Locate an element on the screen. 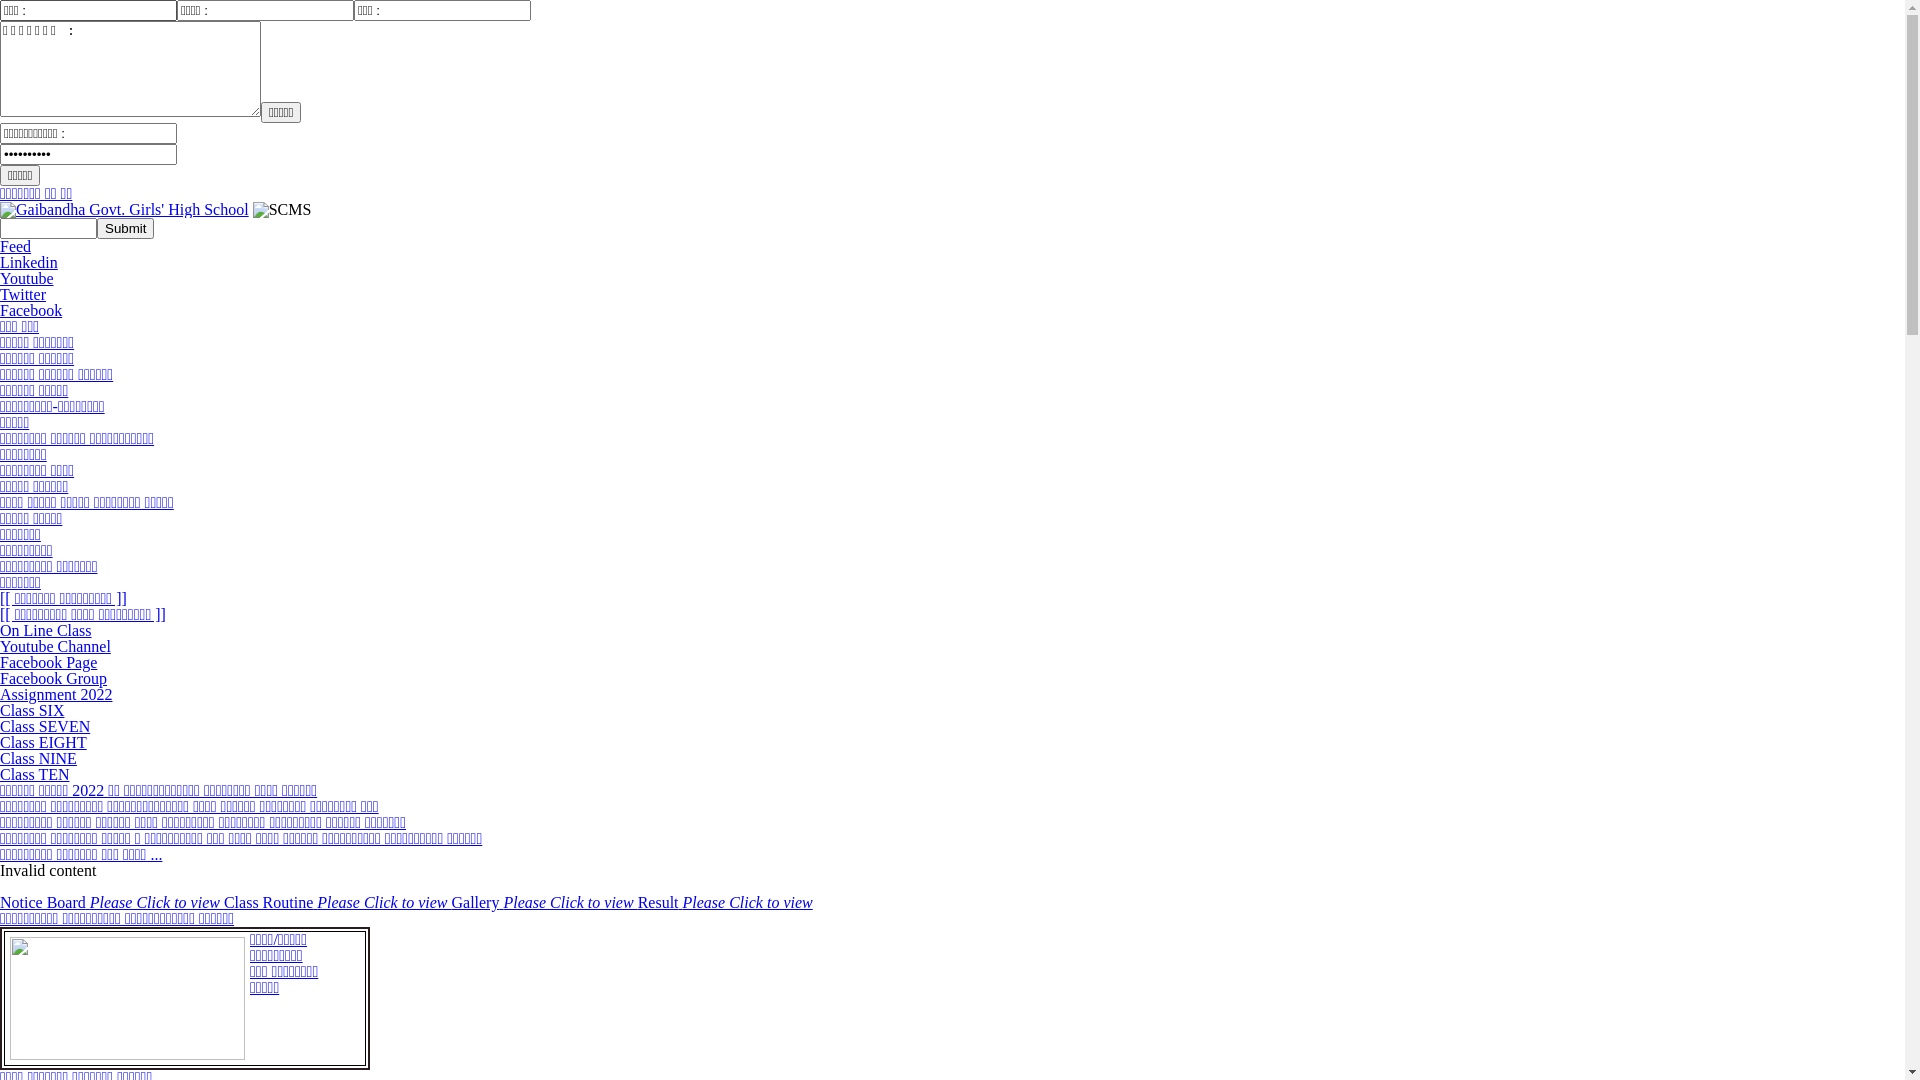 The width and height of the screenshot is (1920, 1080). 'Assignment 2022' is located at coordinates (56, 693).